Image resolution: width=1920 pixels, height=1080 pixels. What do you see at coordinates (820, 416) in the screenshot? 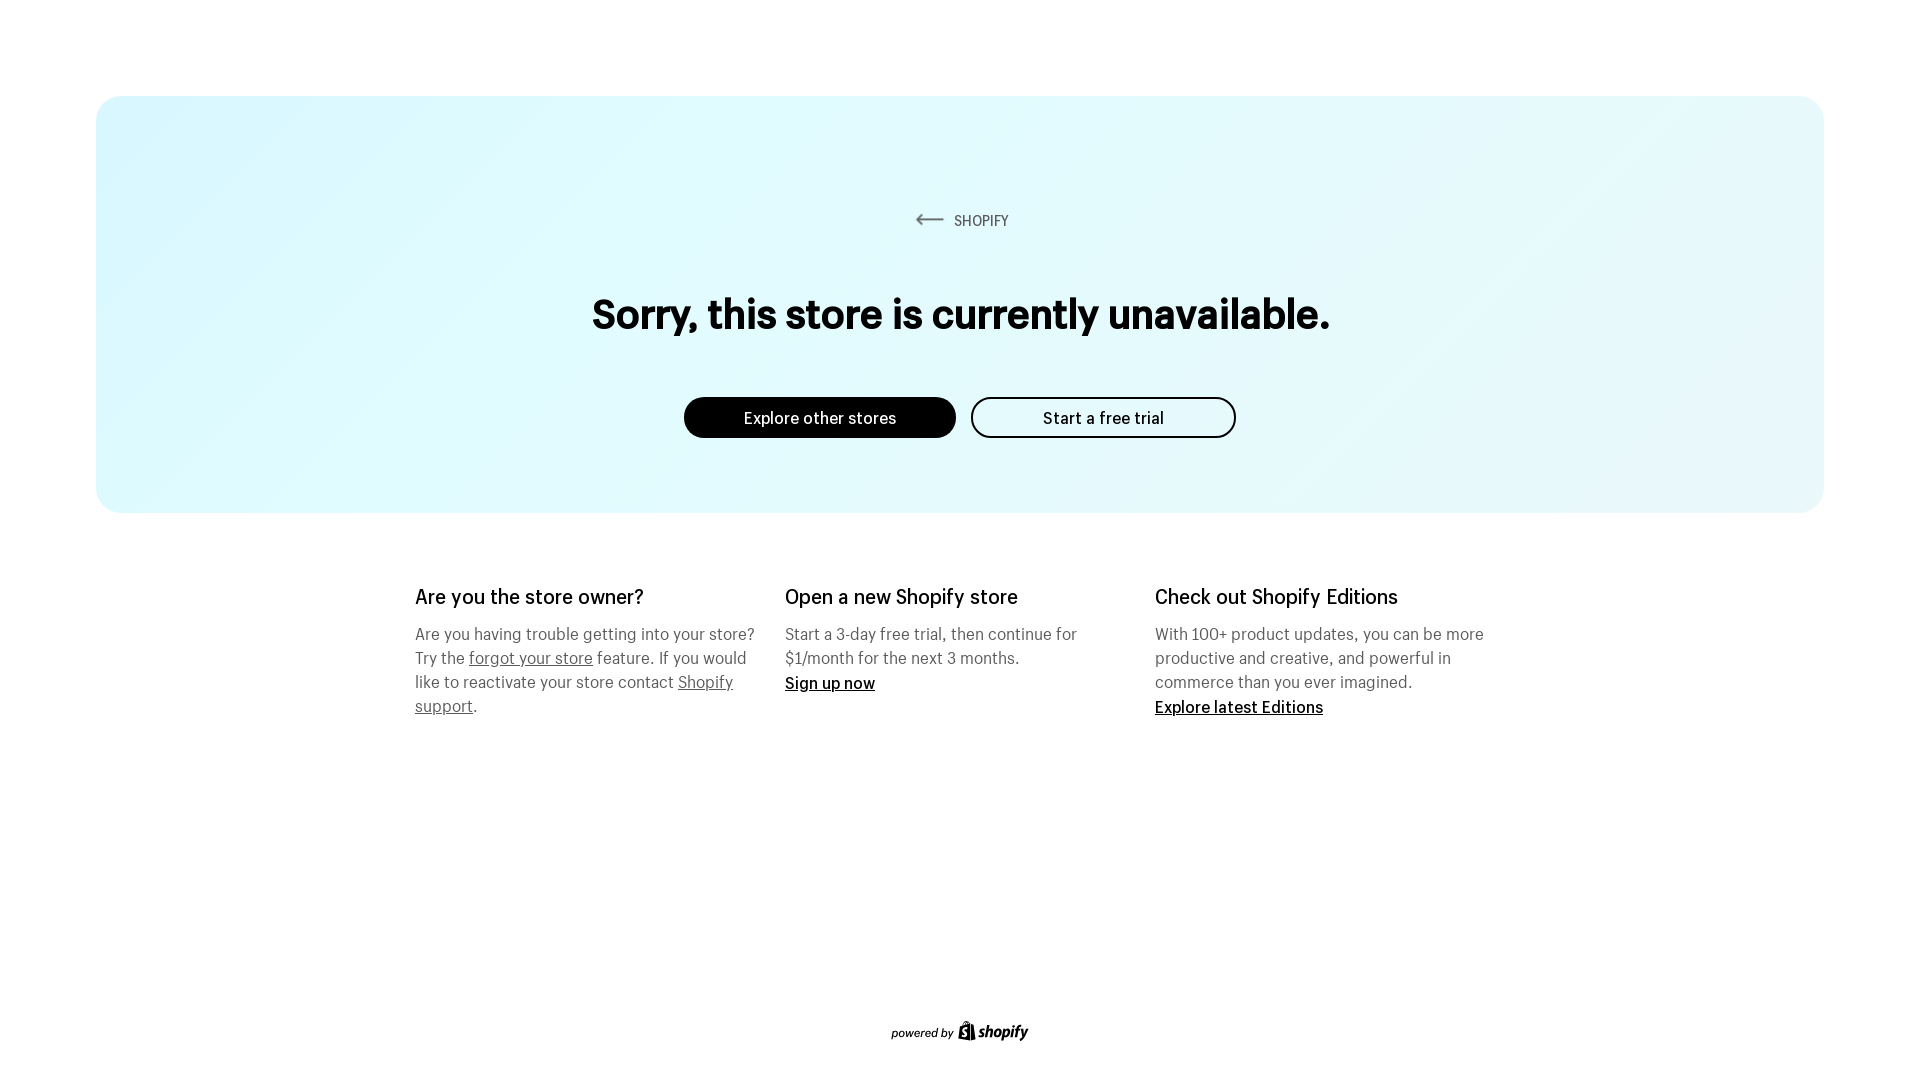
I see `'Explore other stores'` at bounding box center [820, 416].